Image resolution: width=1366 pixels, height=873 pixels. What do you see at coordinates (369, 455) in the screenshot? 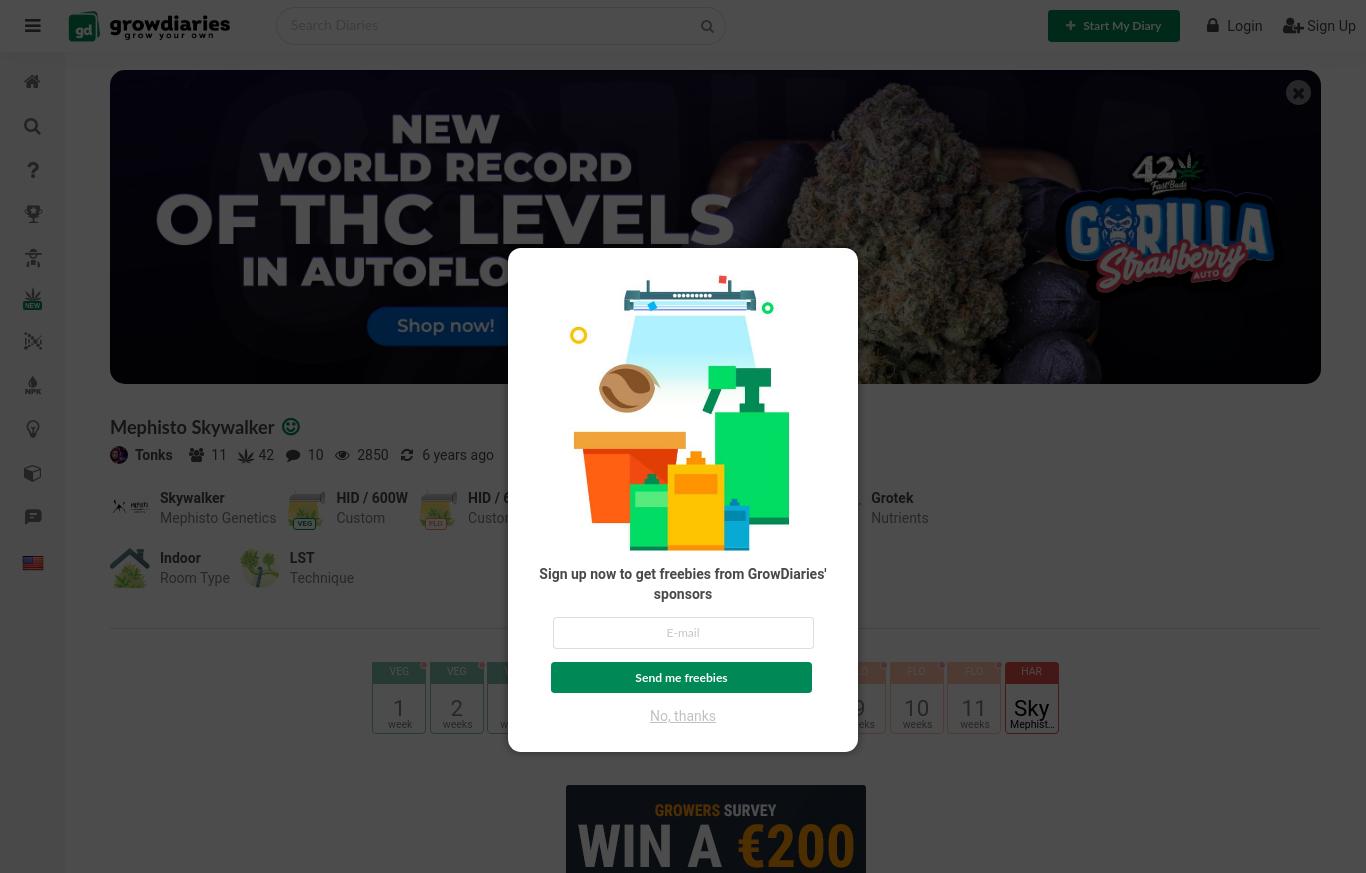
I see `'2850'` at bounding box center [369, 455].